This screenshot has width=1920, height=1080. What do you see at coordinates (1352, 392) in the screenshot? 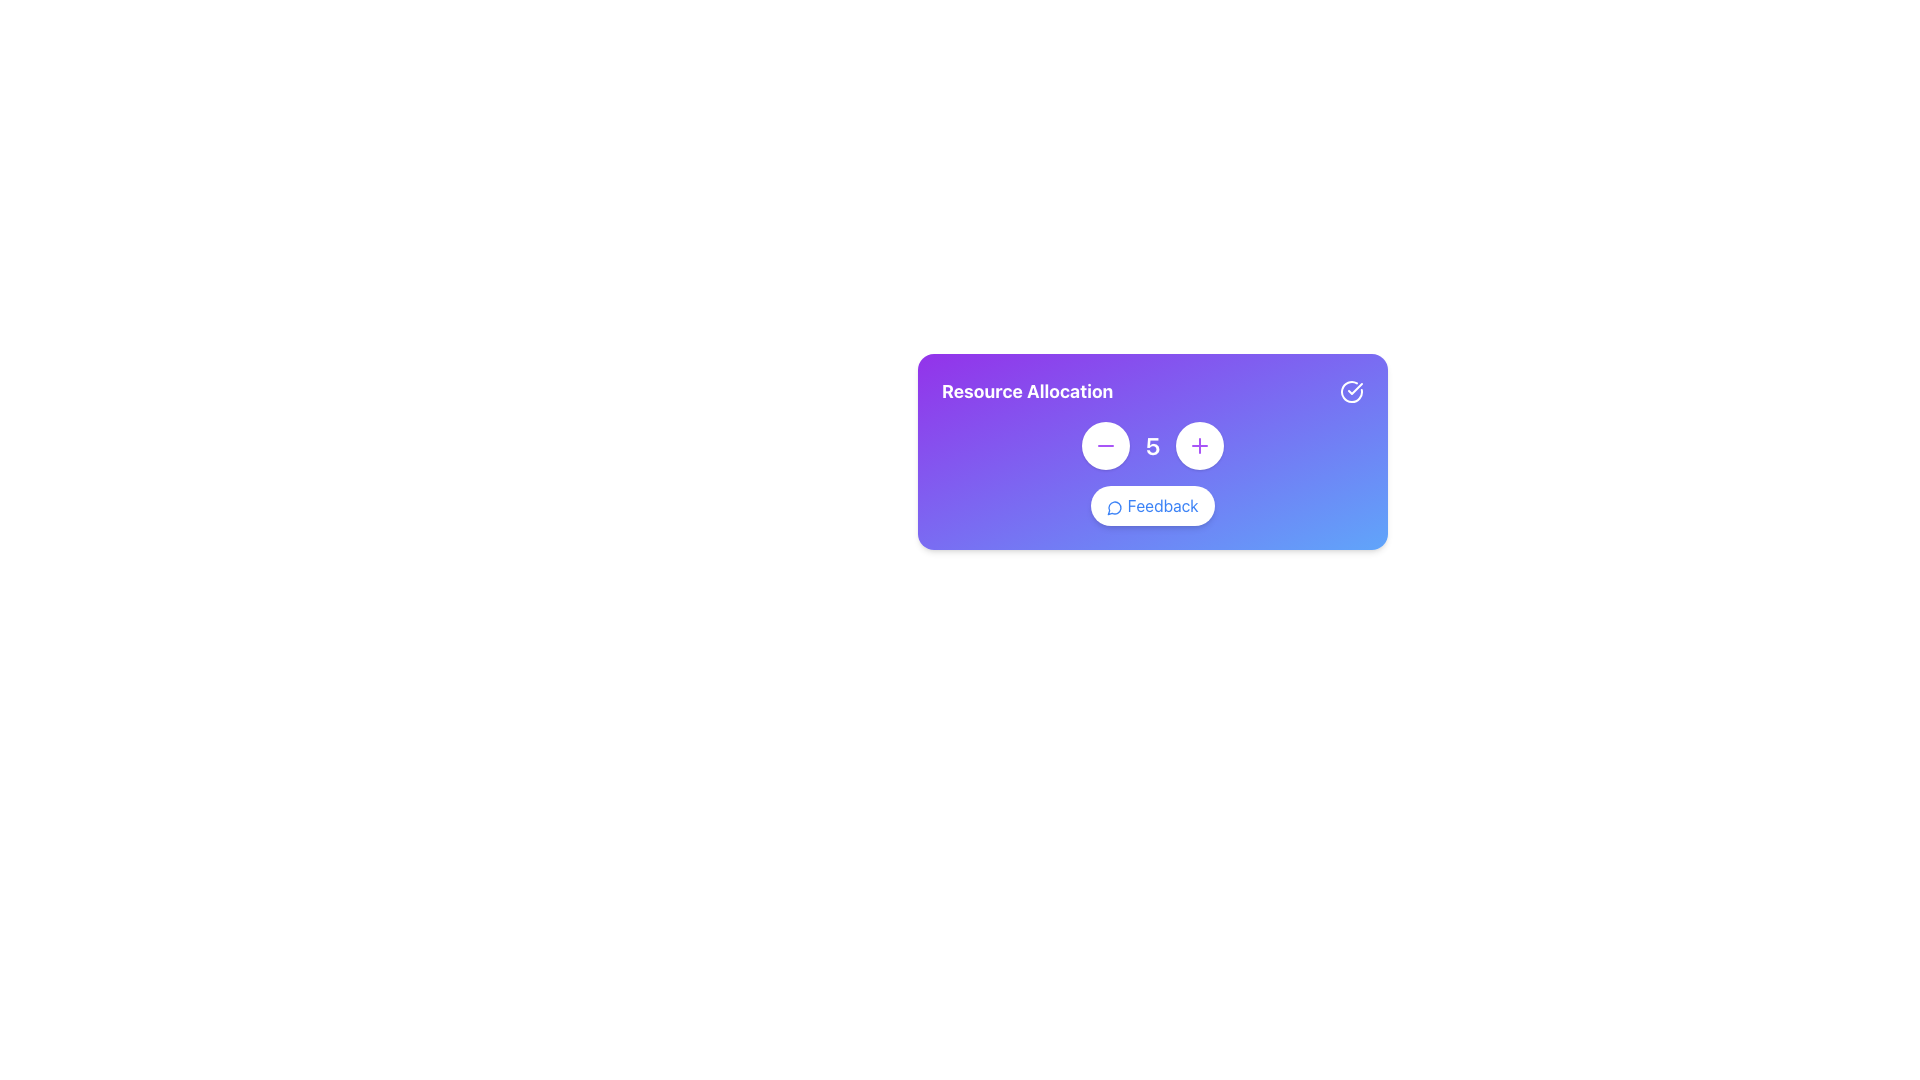
I see `the circular icon with a checkmark inside located in the top-right corner of the 'Resource Allocation' module` at bounding box center [1352, 392].